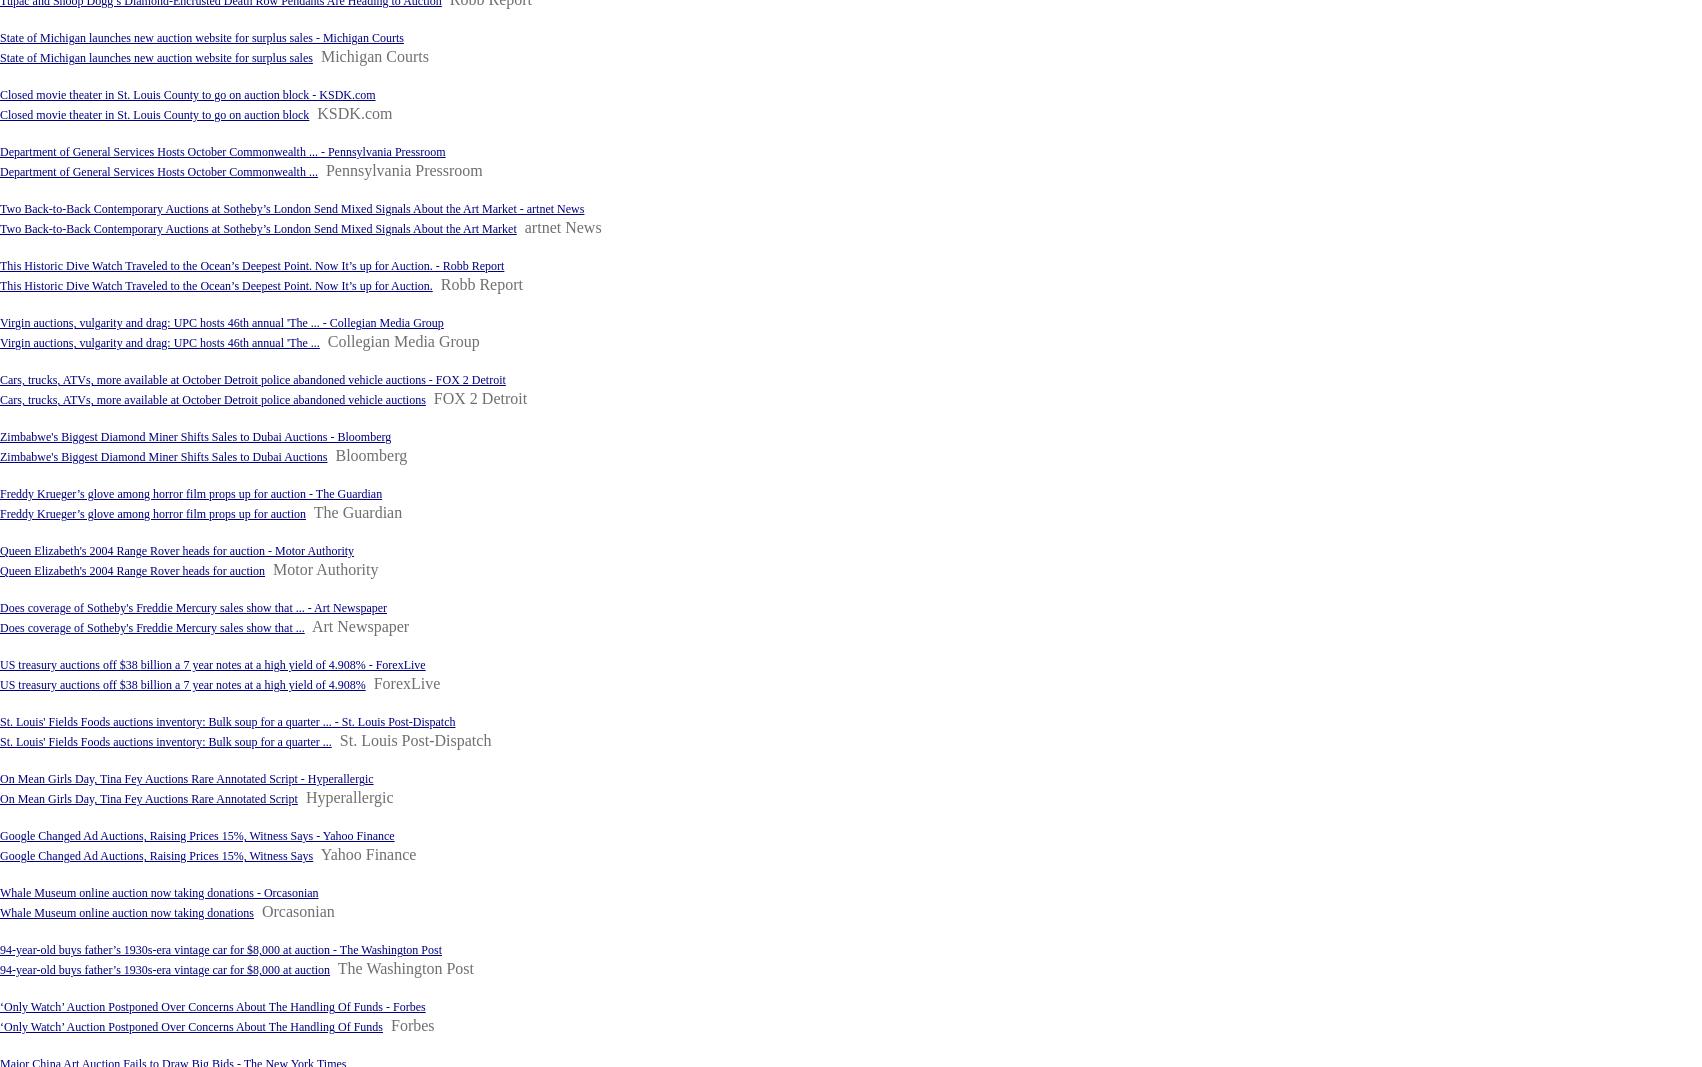 Image resolution: width=1702 pixels, height=1067 pixels. I want to click on 'Robb Report', so click(479, 284).